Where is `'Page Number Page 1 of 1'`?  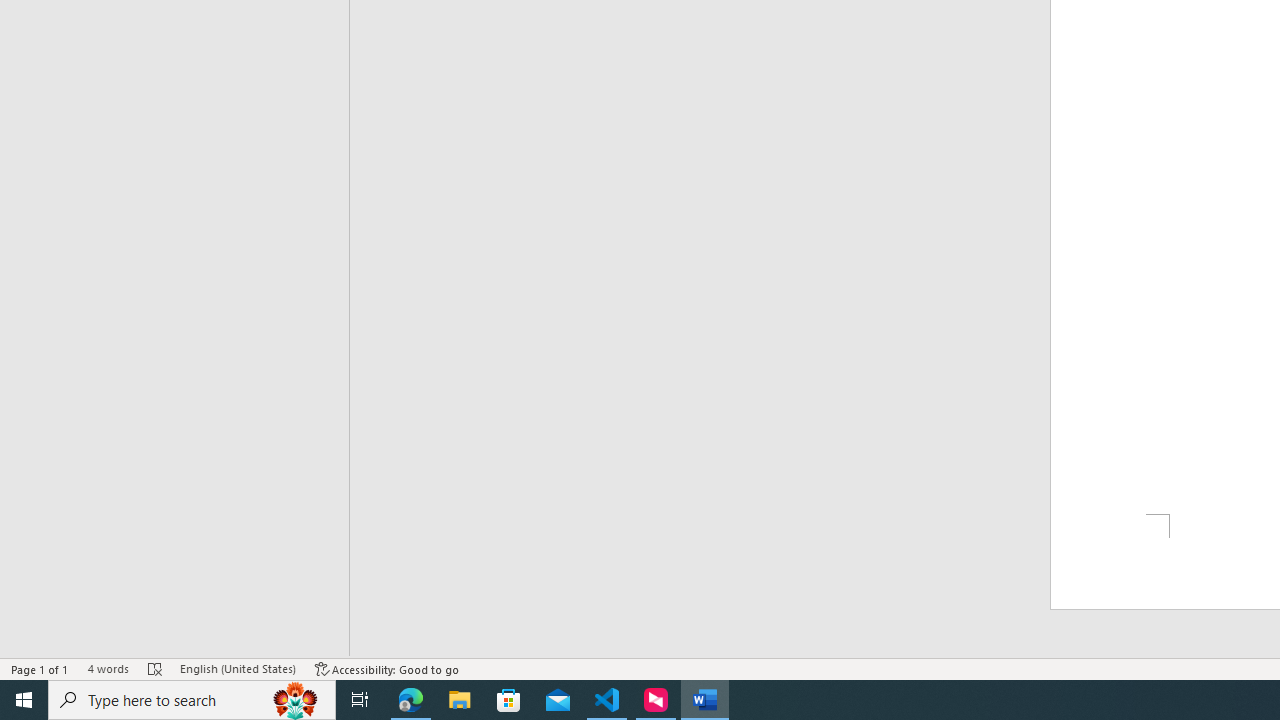
'Page Number Page 1 of 1' is located at coordinates (40, 669).